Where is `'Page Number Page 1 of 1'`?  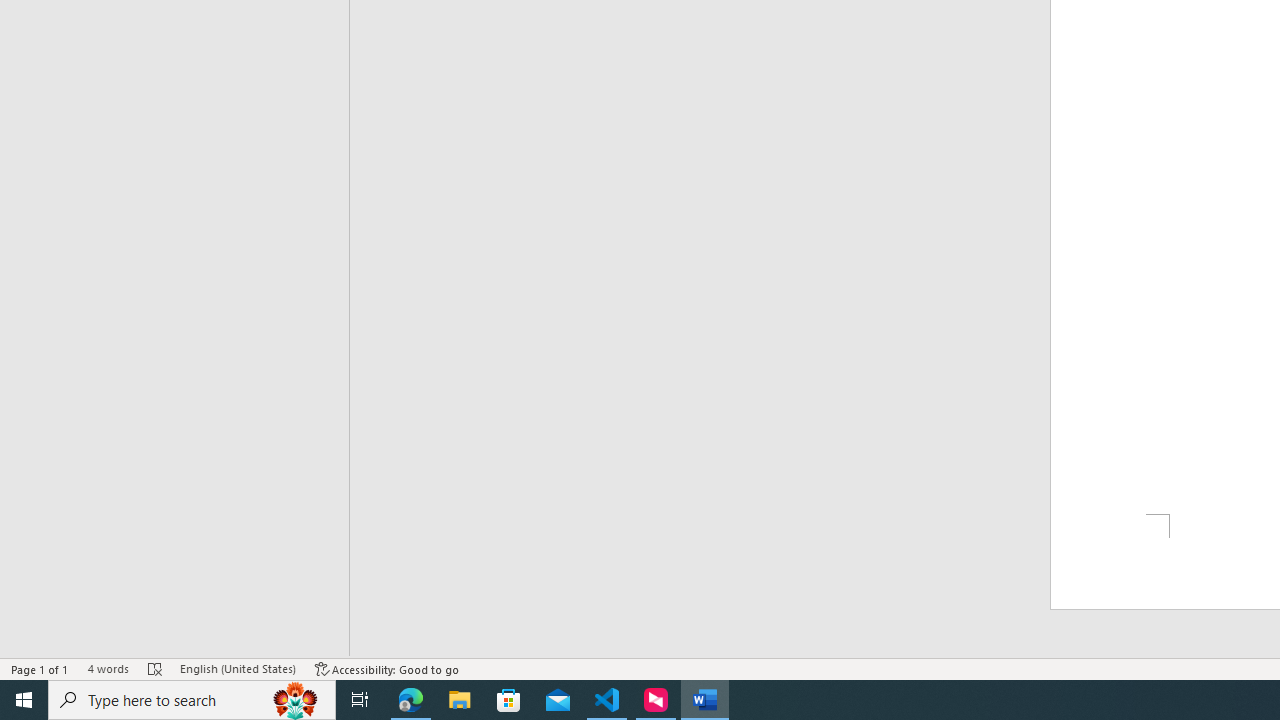
'Page Number Page 1 of 1' is located at coordinates (40, 669).